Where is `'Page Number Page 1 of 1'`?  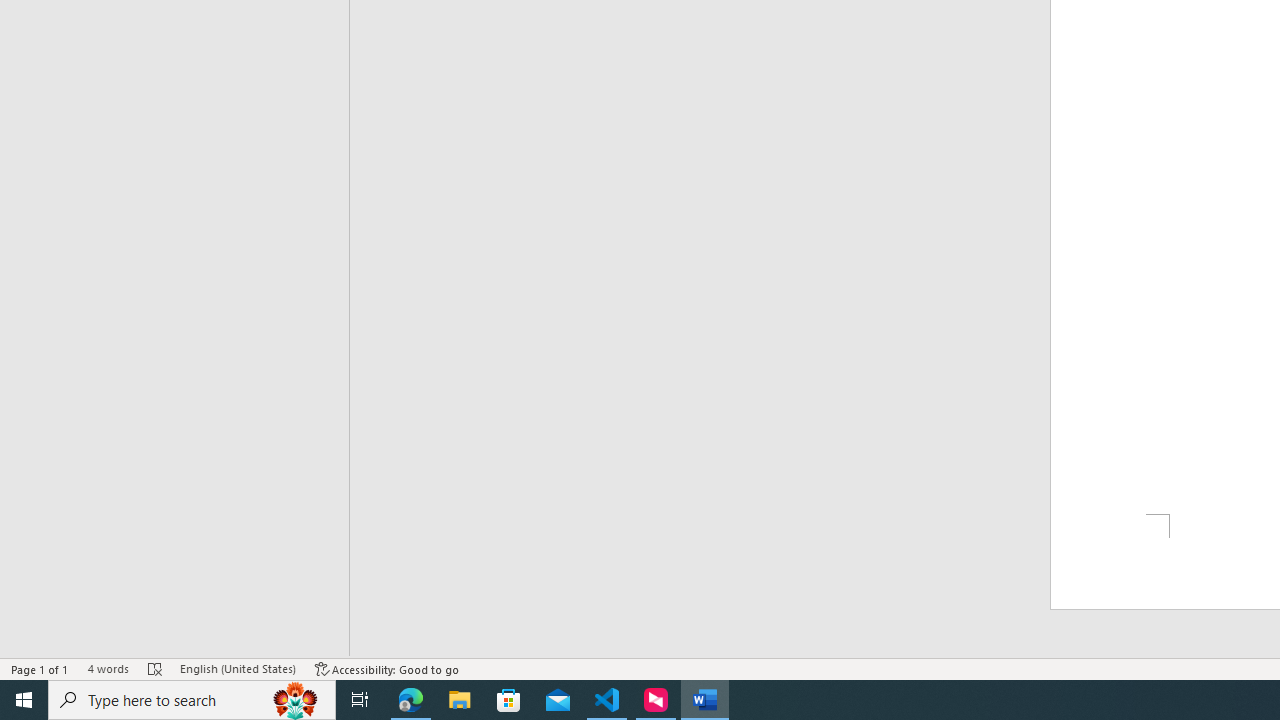
'Page Number Page 1 of 1' is located at coordinates (40, 669).